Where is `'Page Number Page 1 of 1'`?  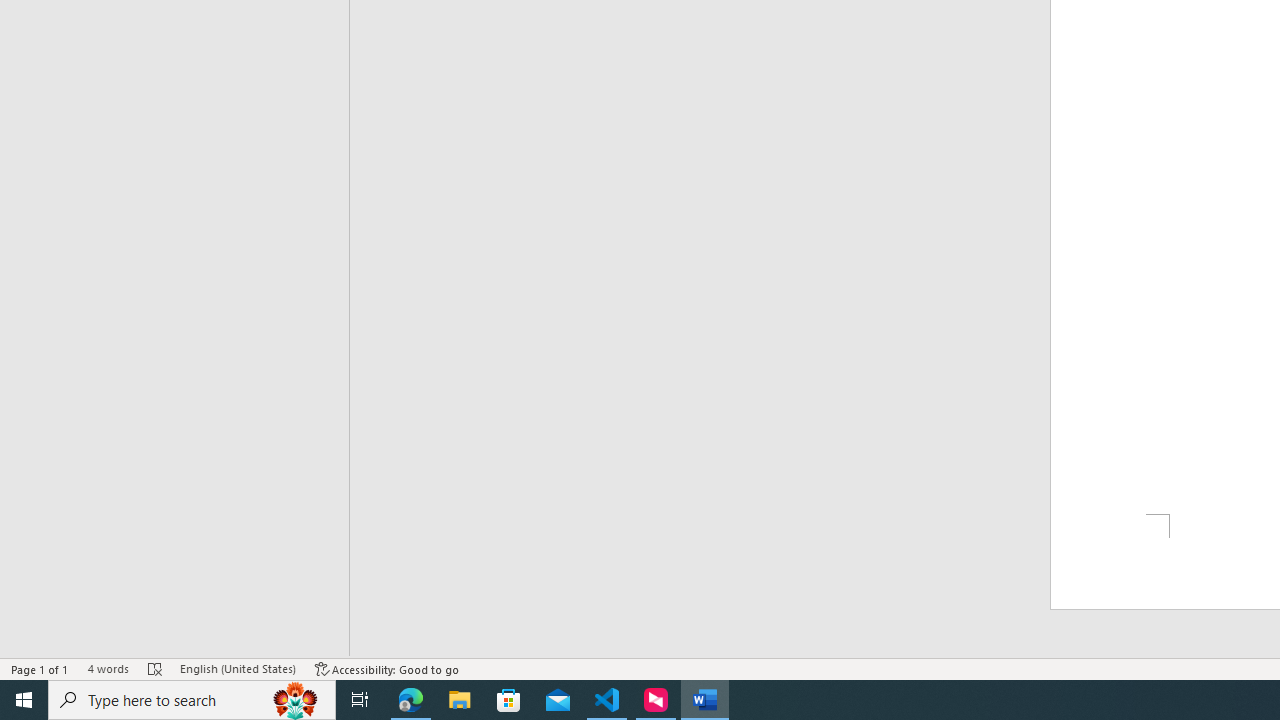
'Page Number Page 1 of 1' is located at coordinates (40, 669).